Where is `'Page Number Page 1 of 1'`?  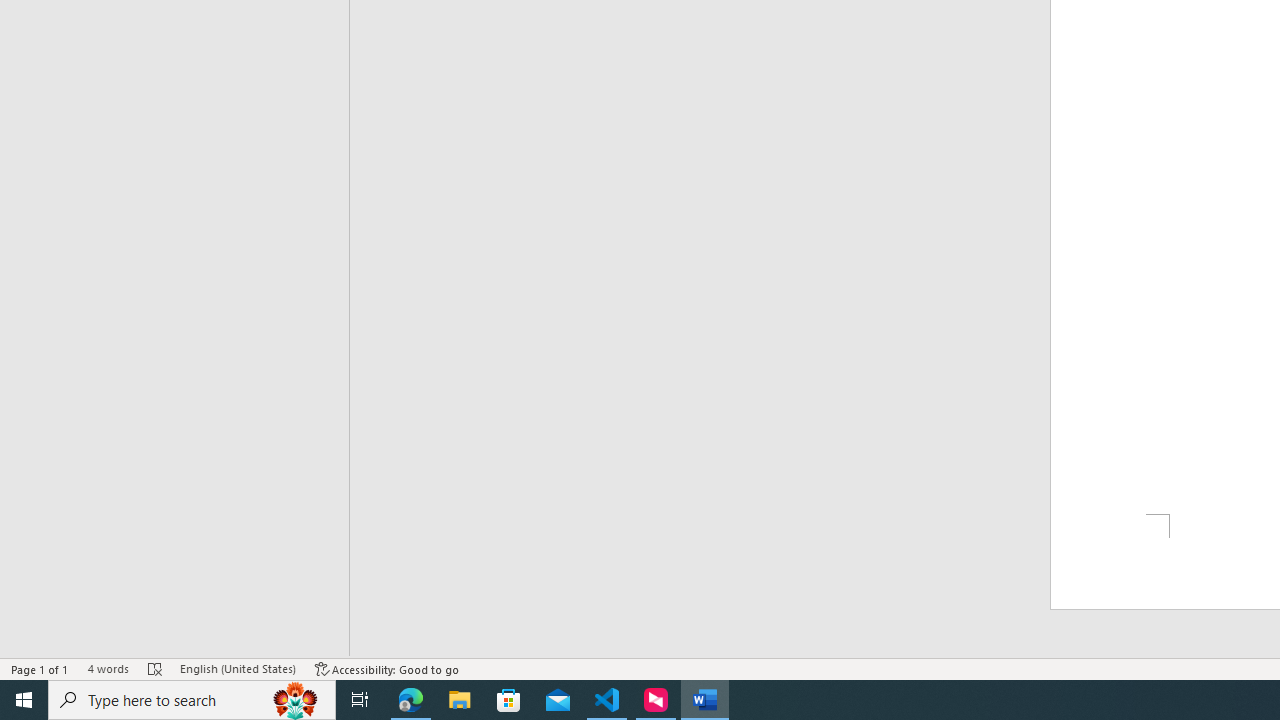
'Page Number Page 1 of 1' is located at coordinates (40, 669).